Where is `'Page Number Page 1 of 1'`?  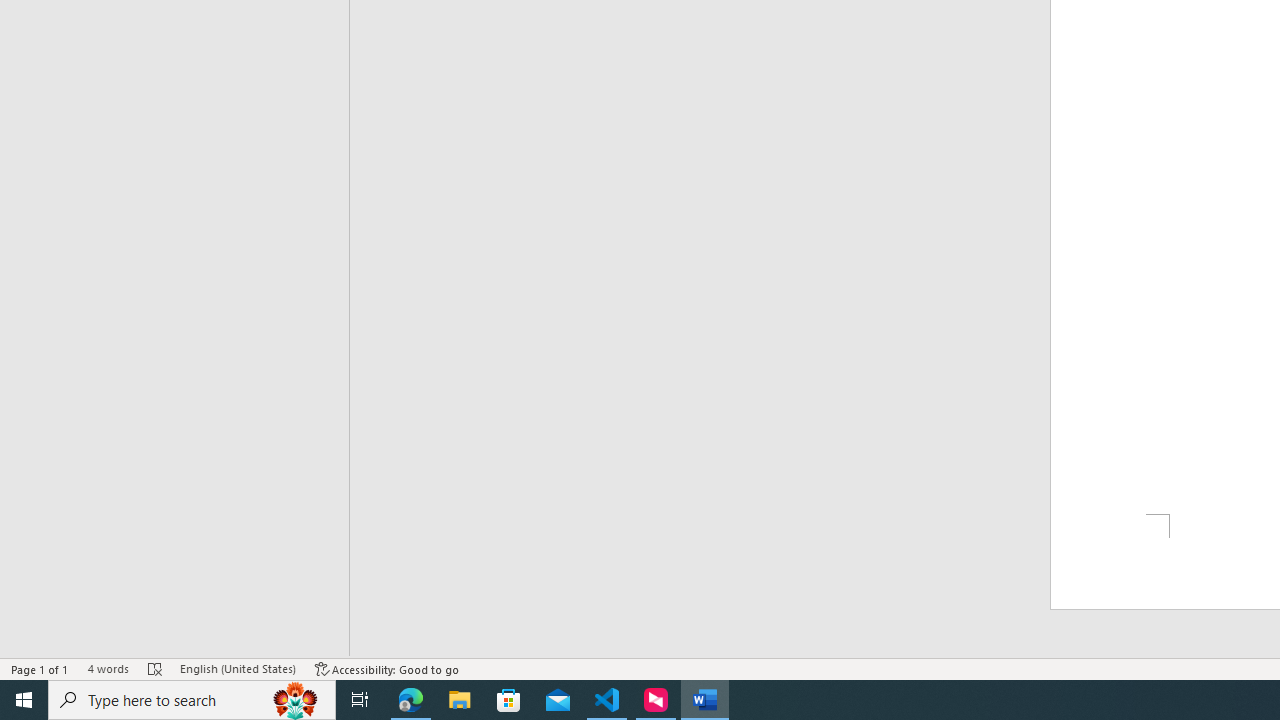
'Page Number Page 1 of 1' is located at coordinates (40, 669).